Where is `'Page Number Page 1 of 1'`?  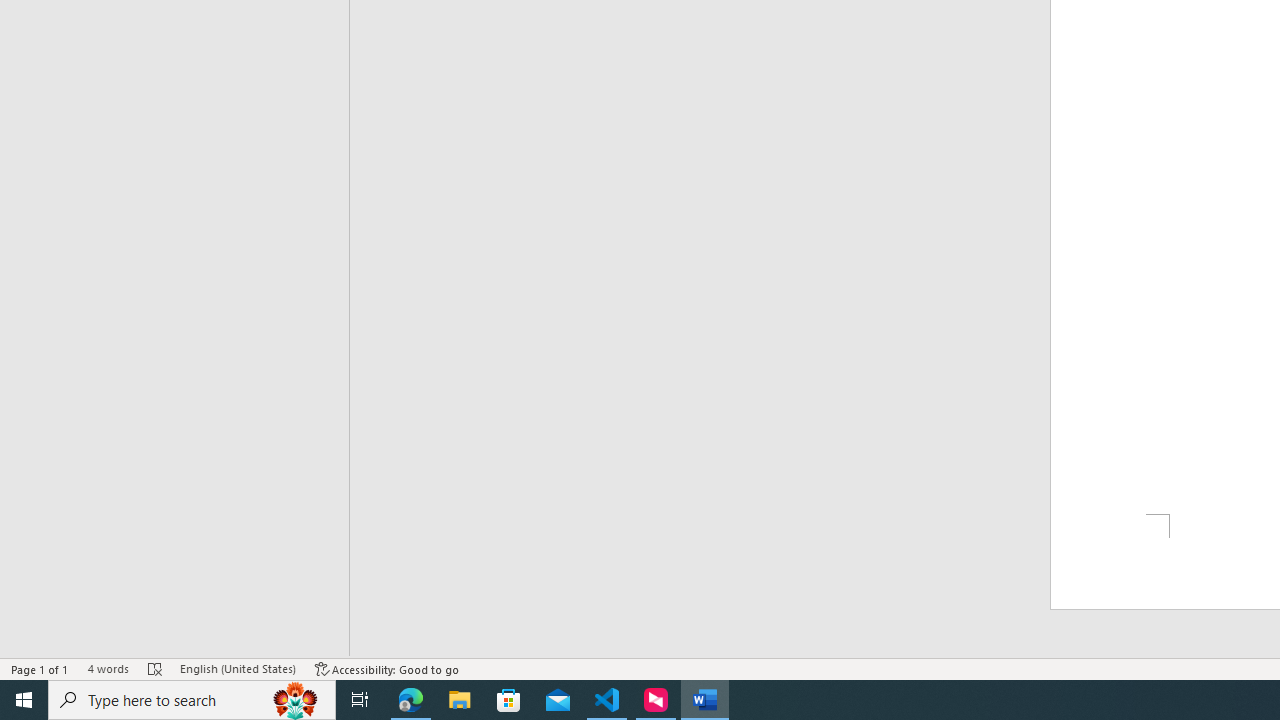
'Page Number Page 1 of 1' is located at coordinates (40, 669).